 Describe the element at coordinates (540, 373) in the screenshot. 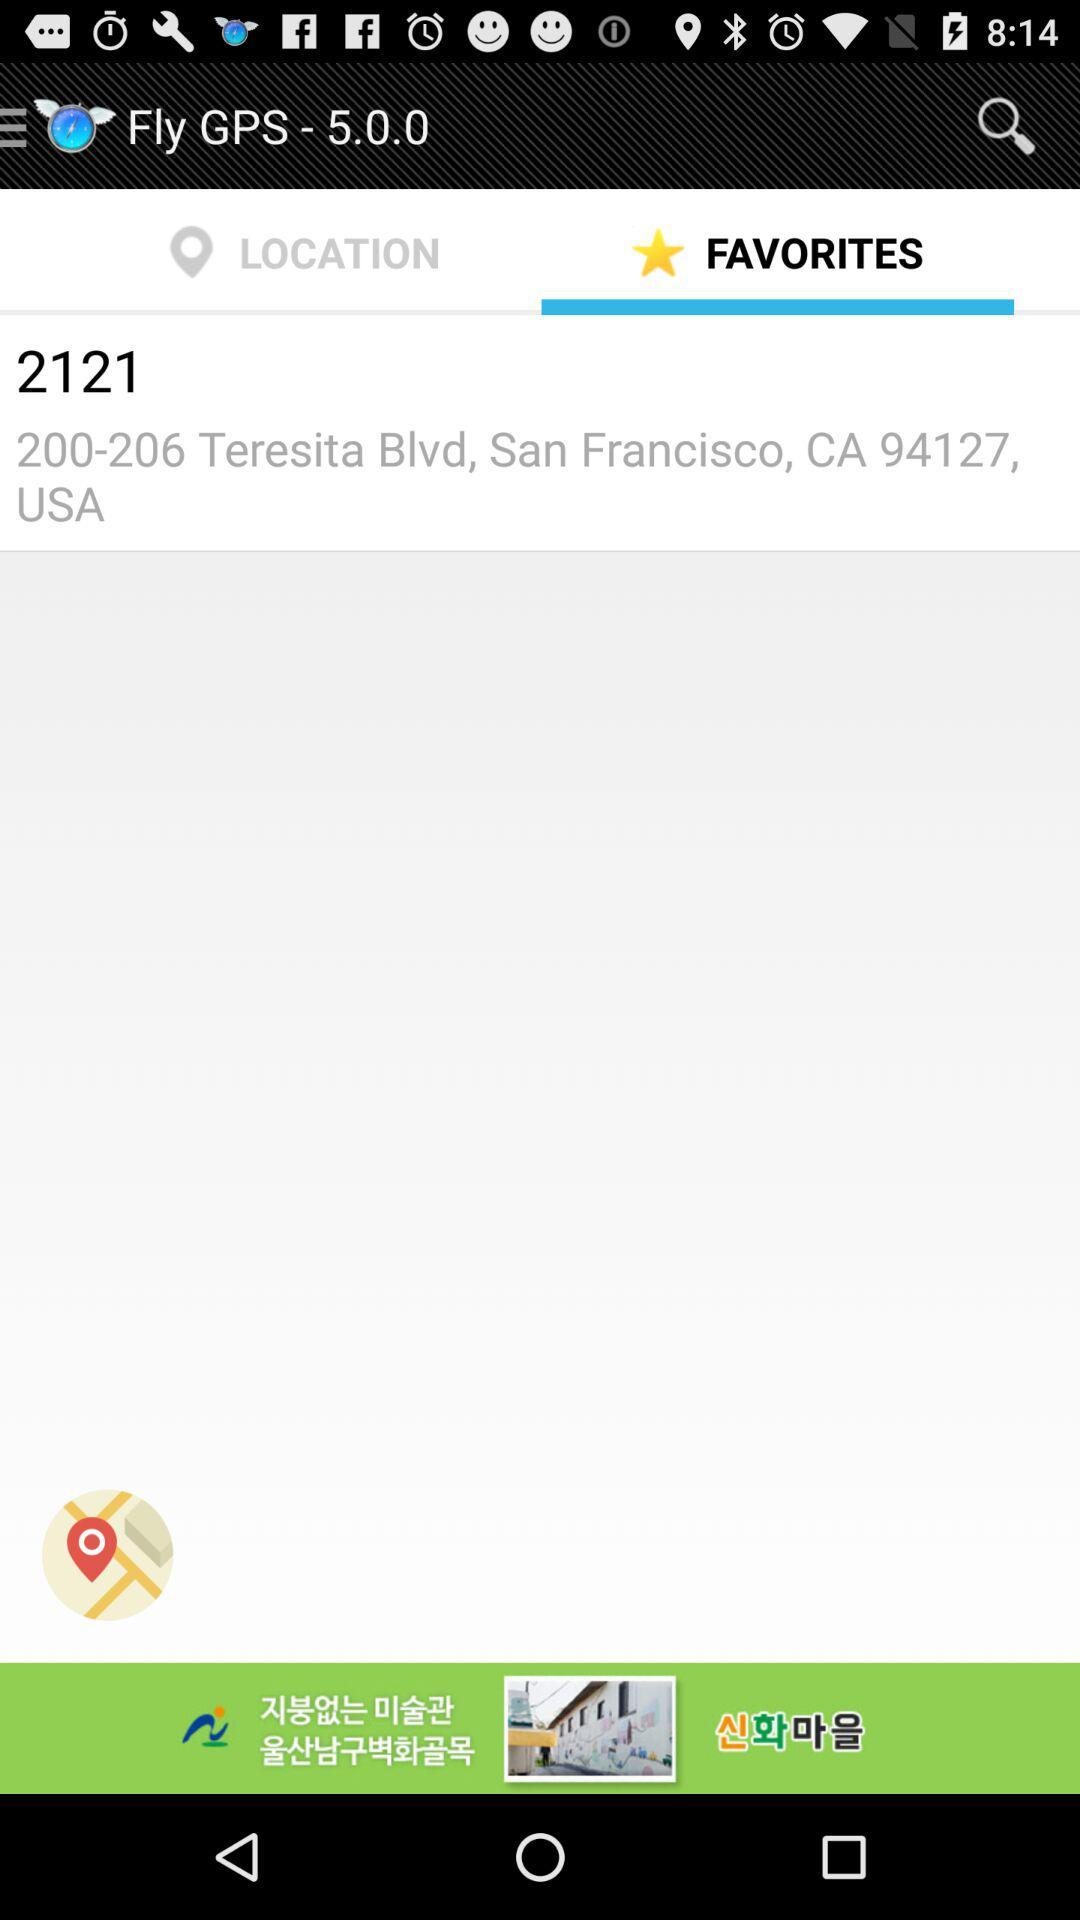

I see `the 2121 item` at that location.